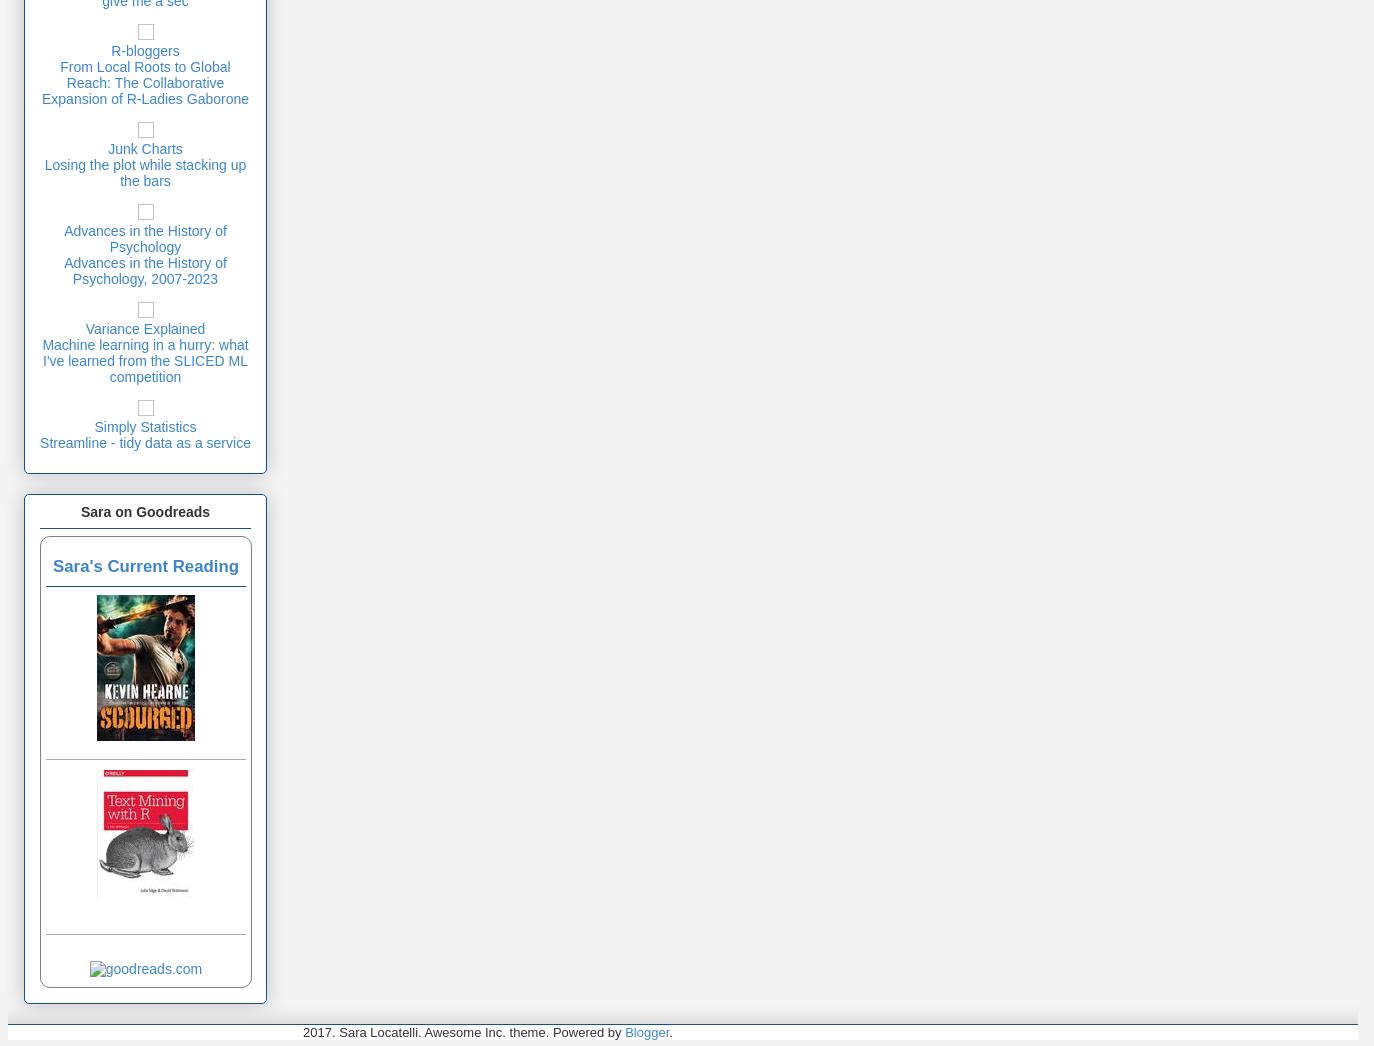 The height and width of the screenshot is (1046, 1374). What do you see at coordinates (670, 1032) in the screenshot?
I see `'.'` at bounding box center [670, 1032].